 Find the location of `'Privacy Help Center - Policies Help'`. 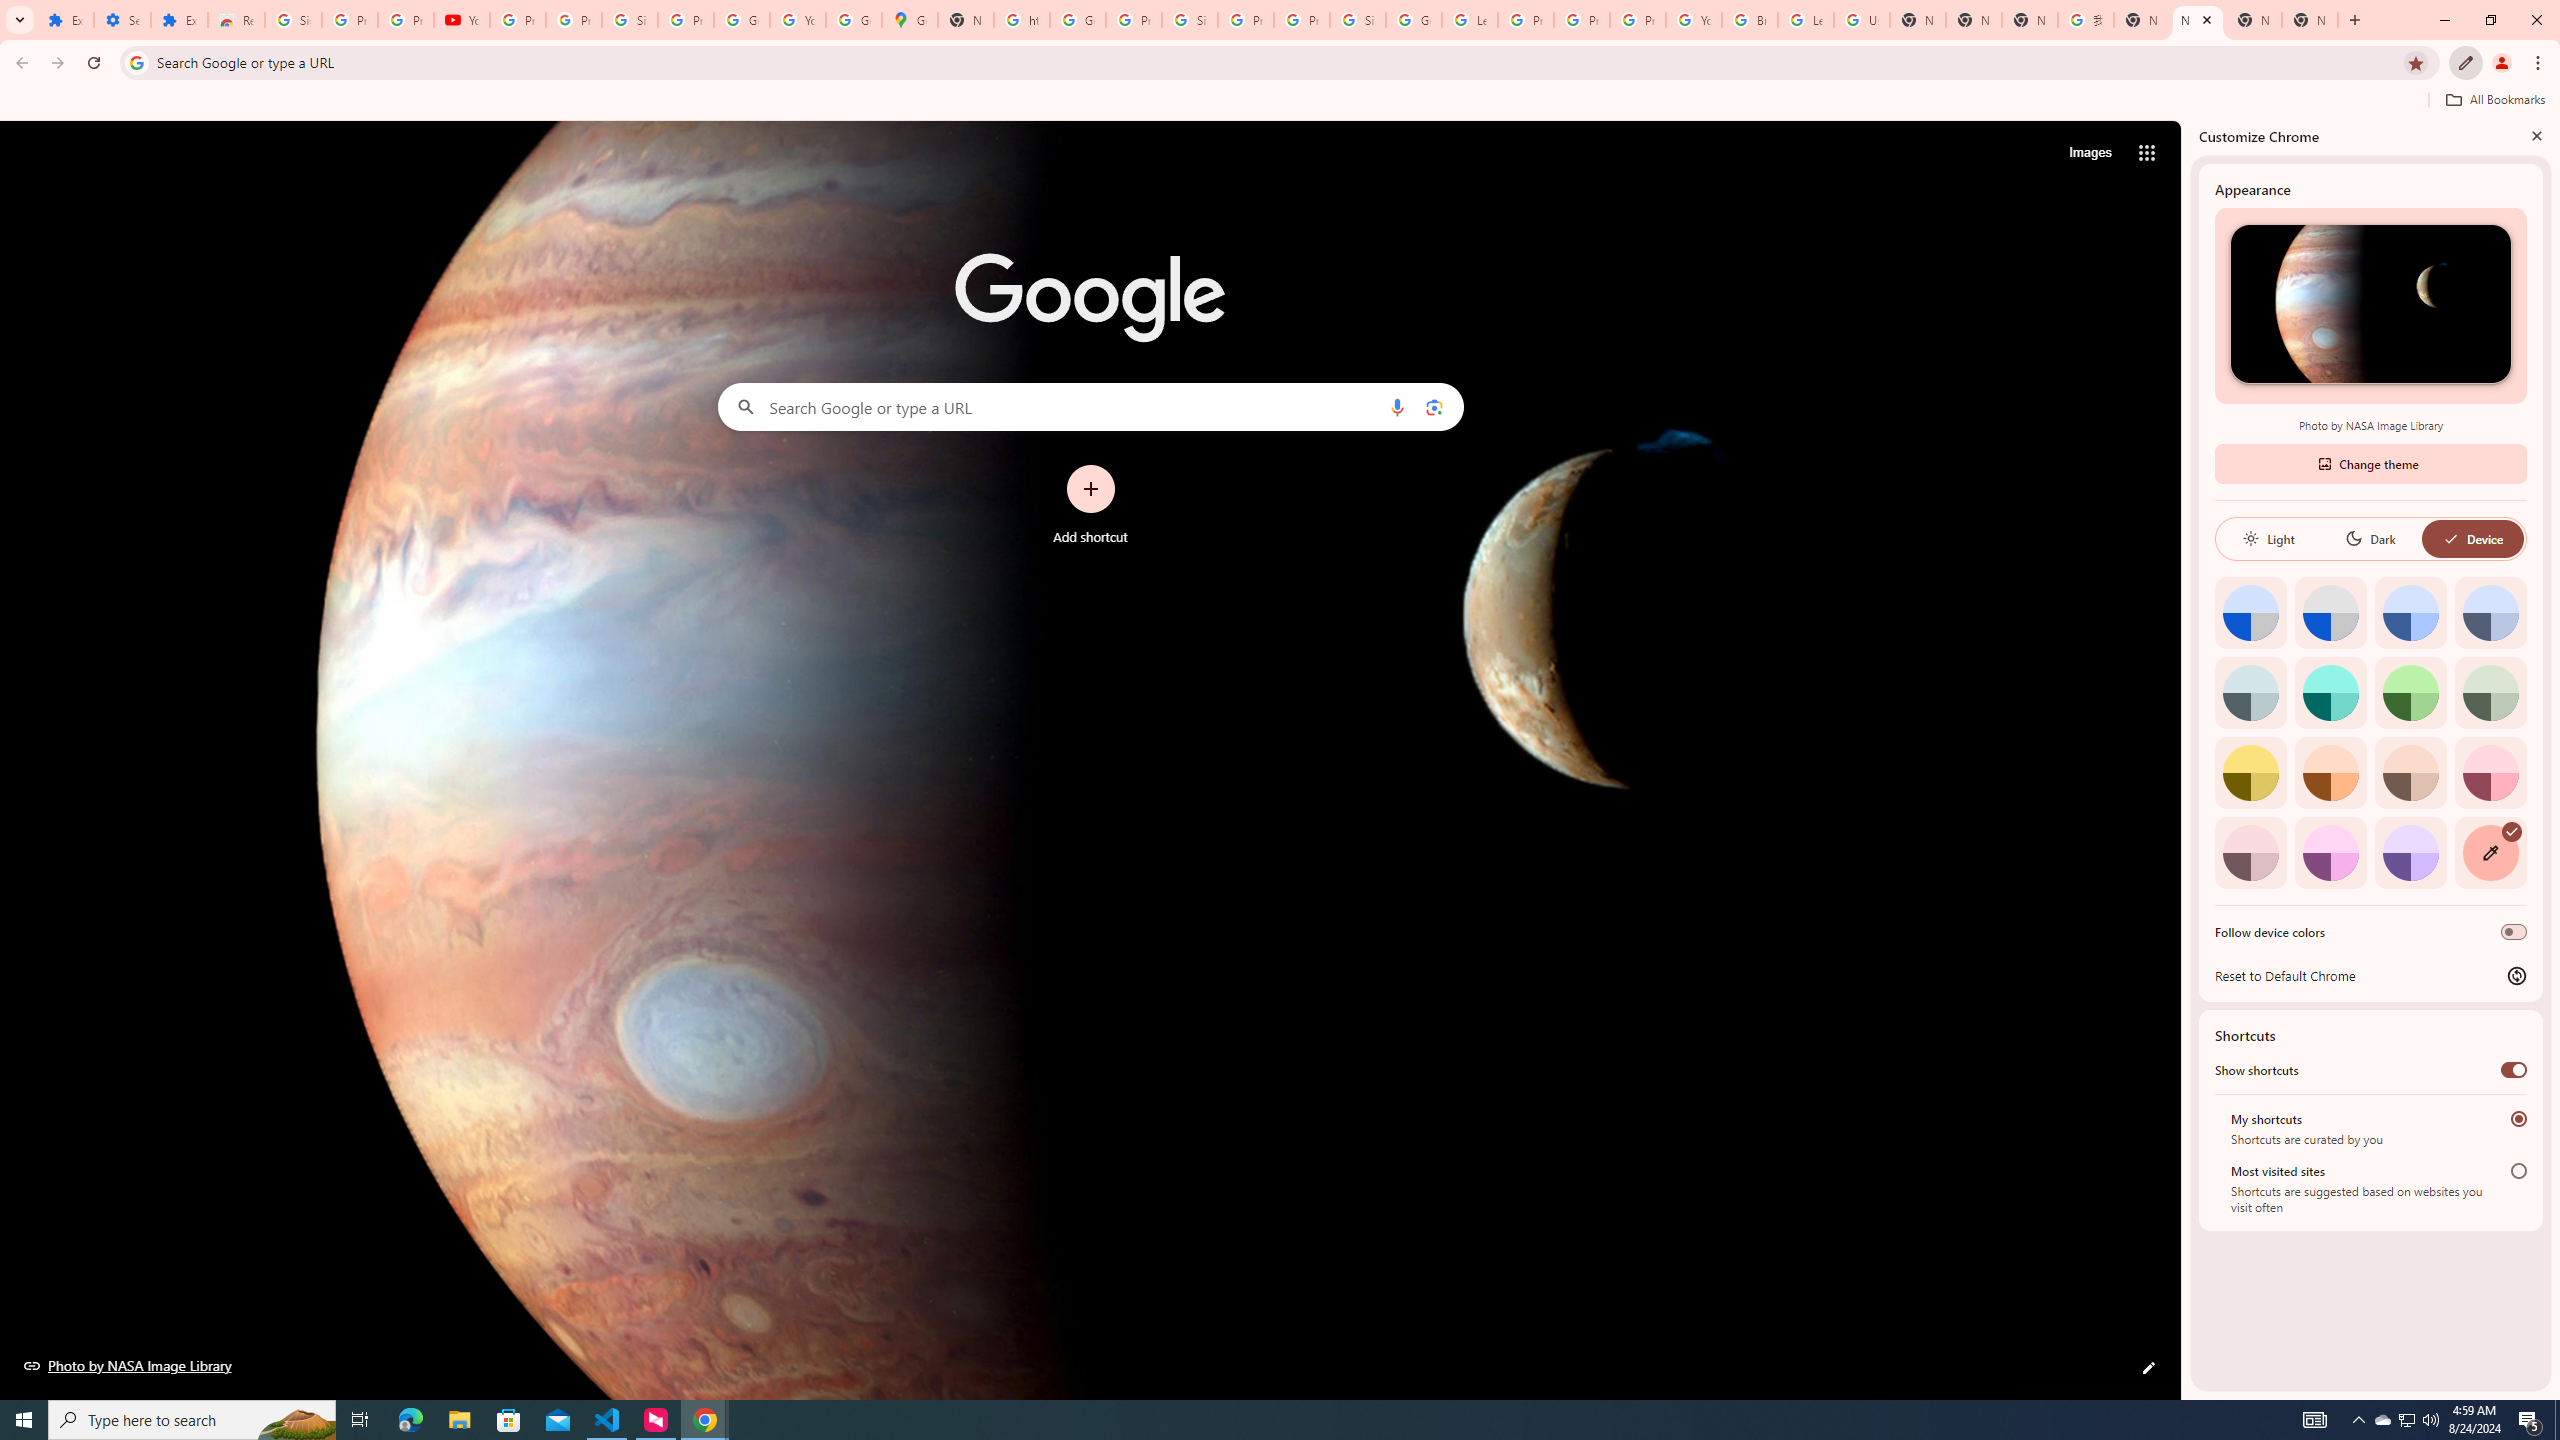

'Privacy Help Center - Policies Help' is located at coordinates (1526, 19).